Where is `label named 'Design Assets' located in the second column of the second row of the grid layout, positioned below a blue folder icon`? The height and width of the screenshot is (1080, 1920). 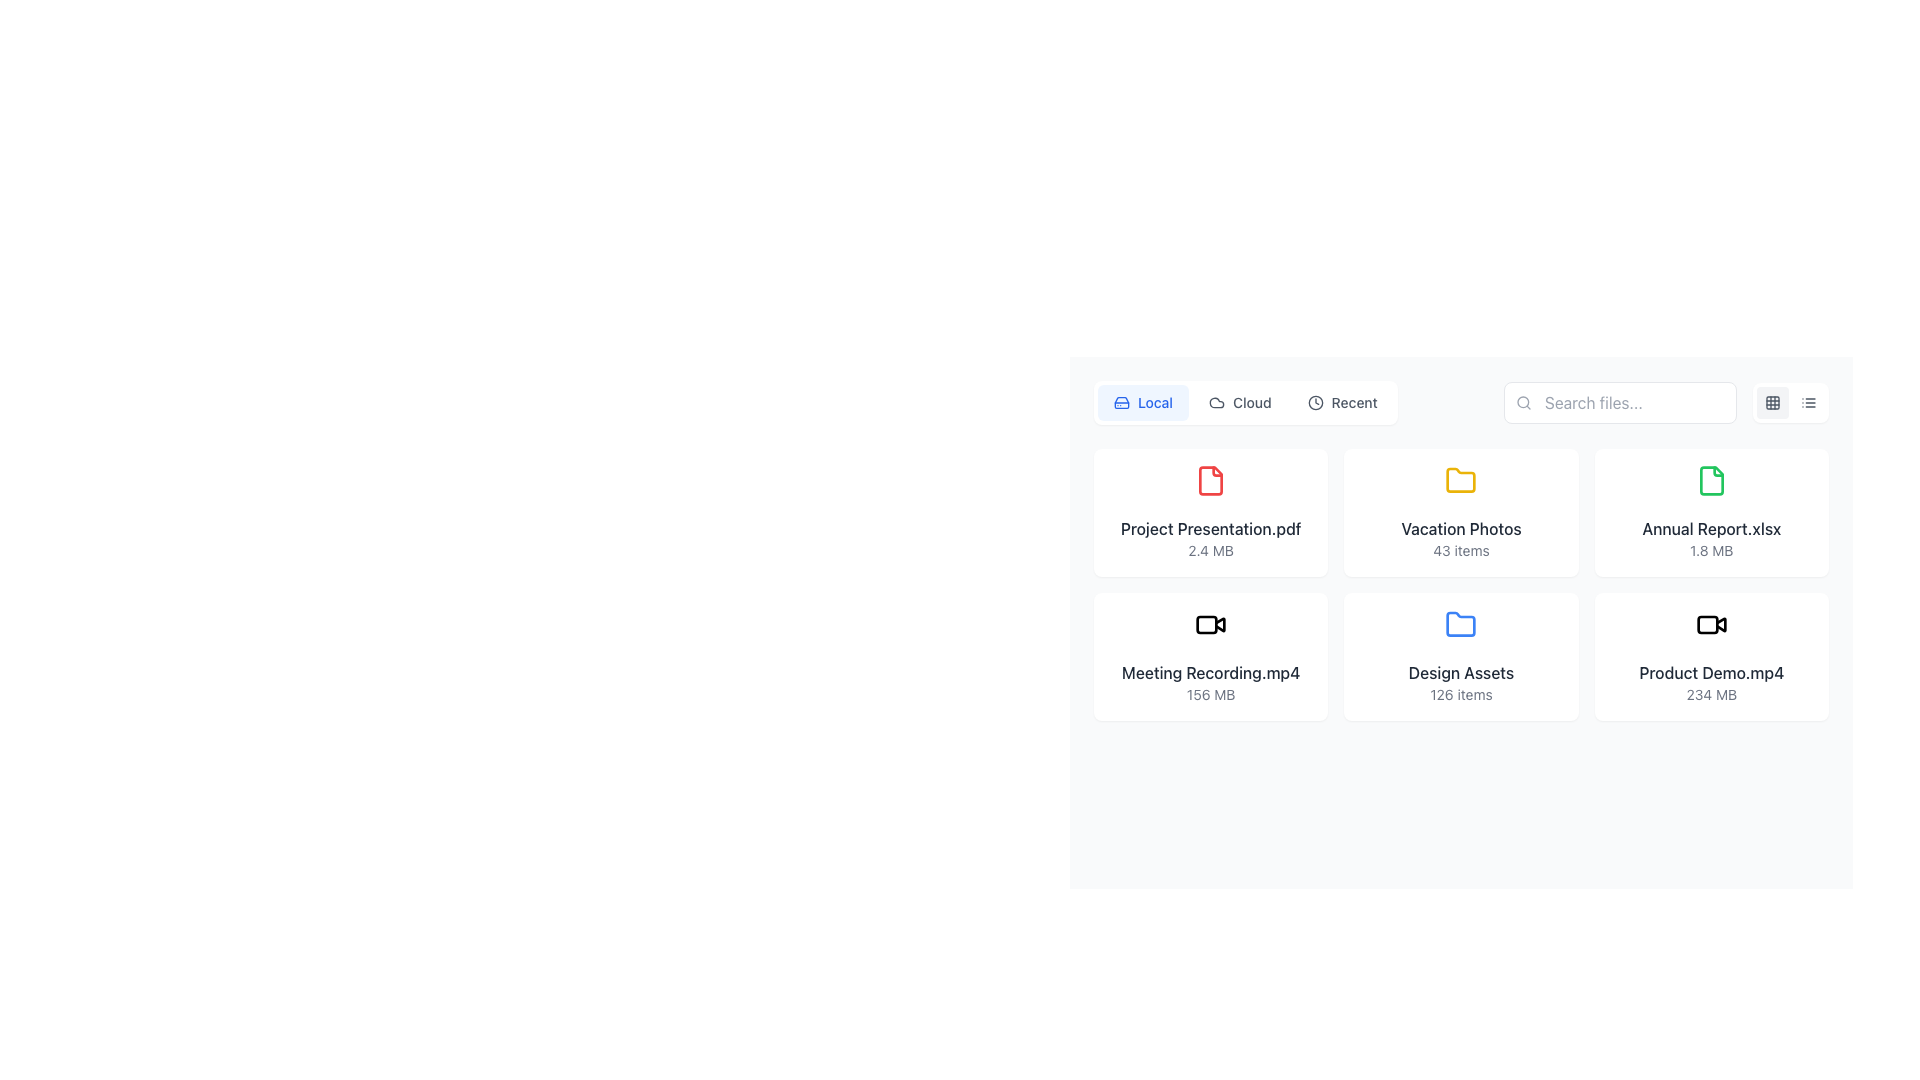 label named 'Design Assets' located in the second column of the second row of the grid layout, positioned below a blue folder icon is located at coordinates (1461, 672).